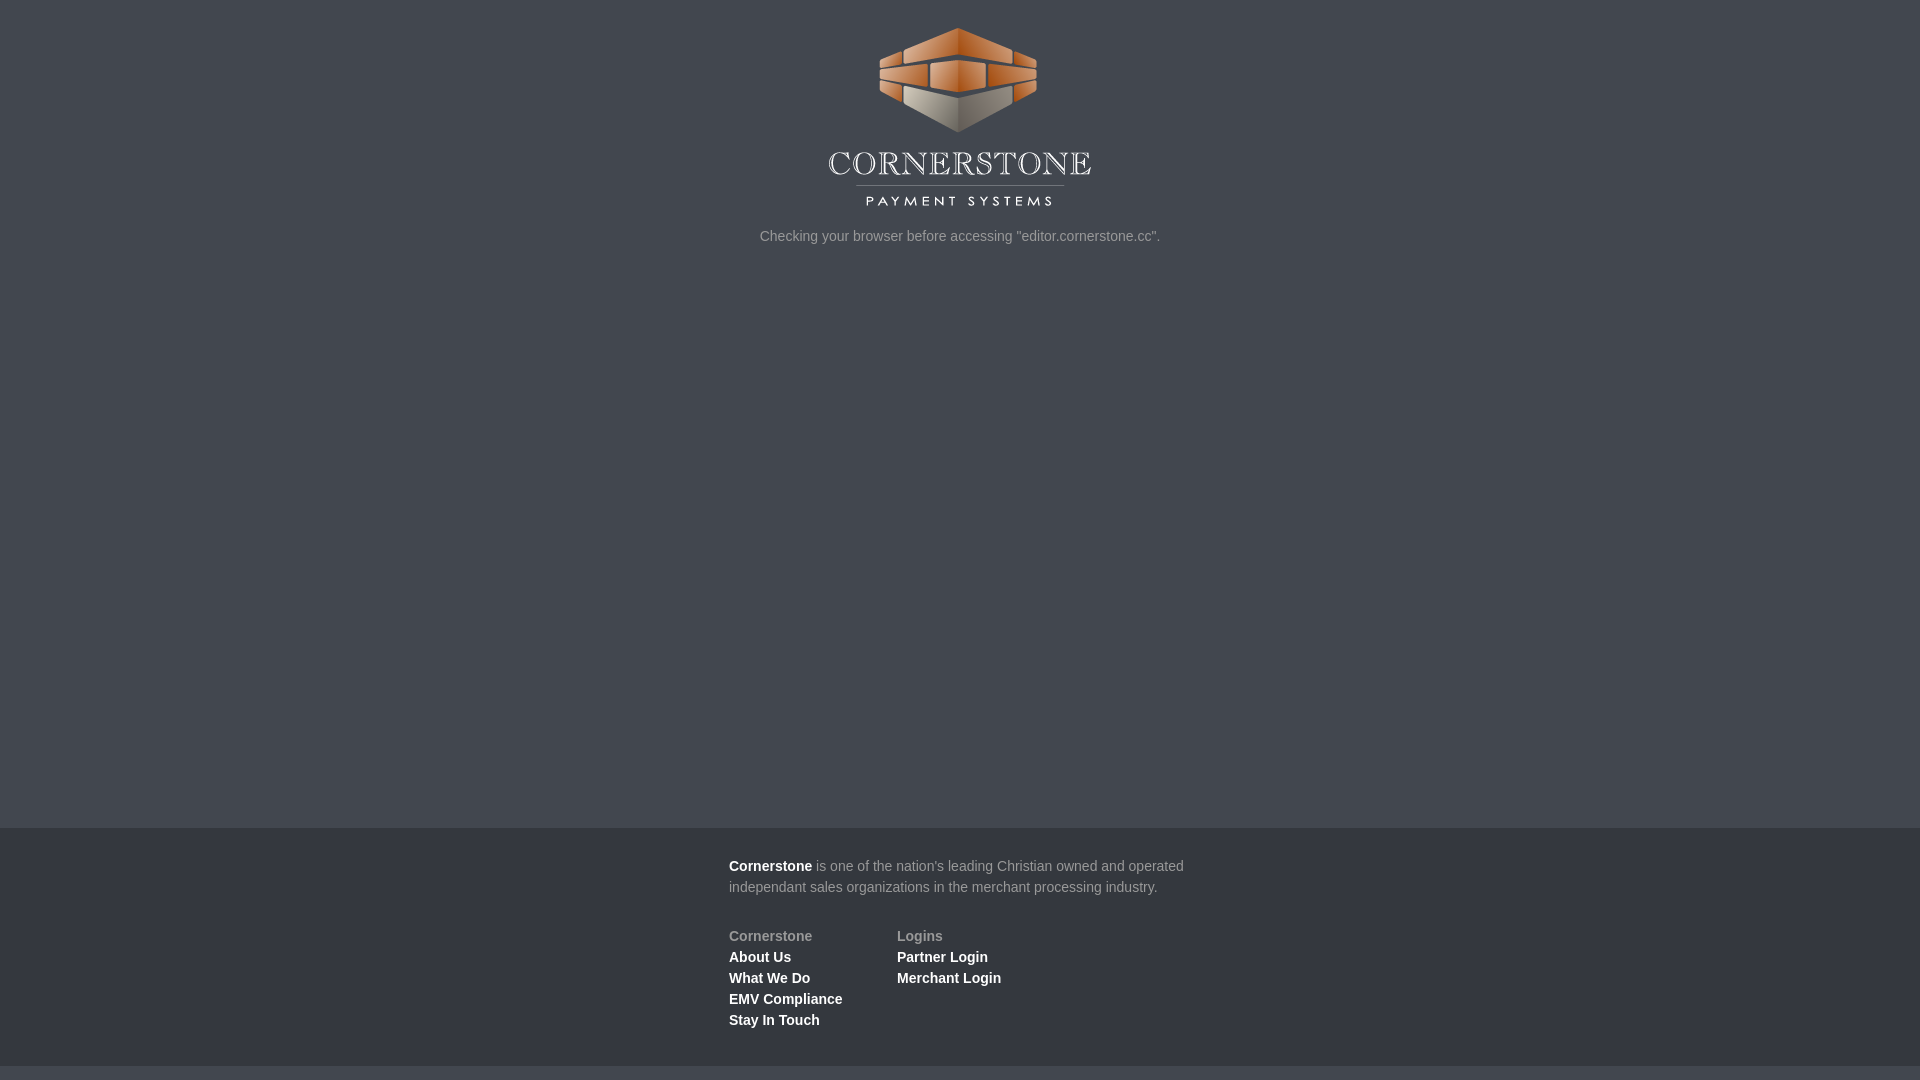  I want to click on 'Stay In Touch', so click(773, 1019).